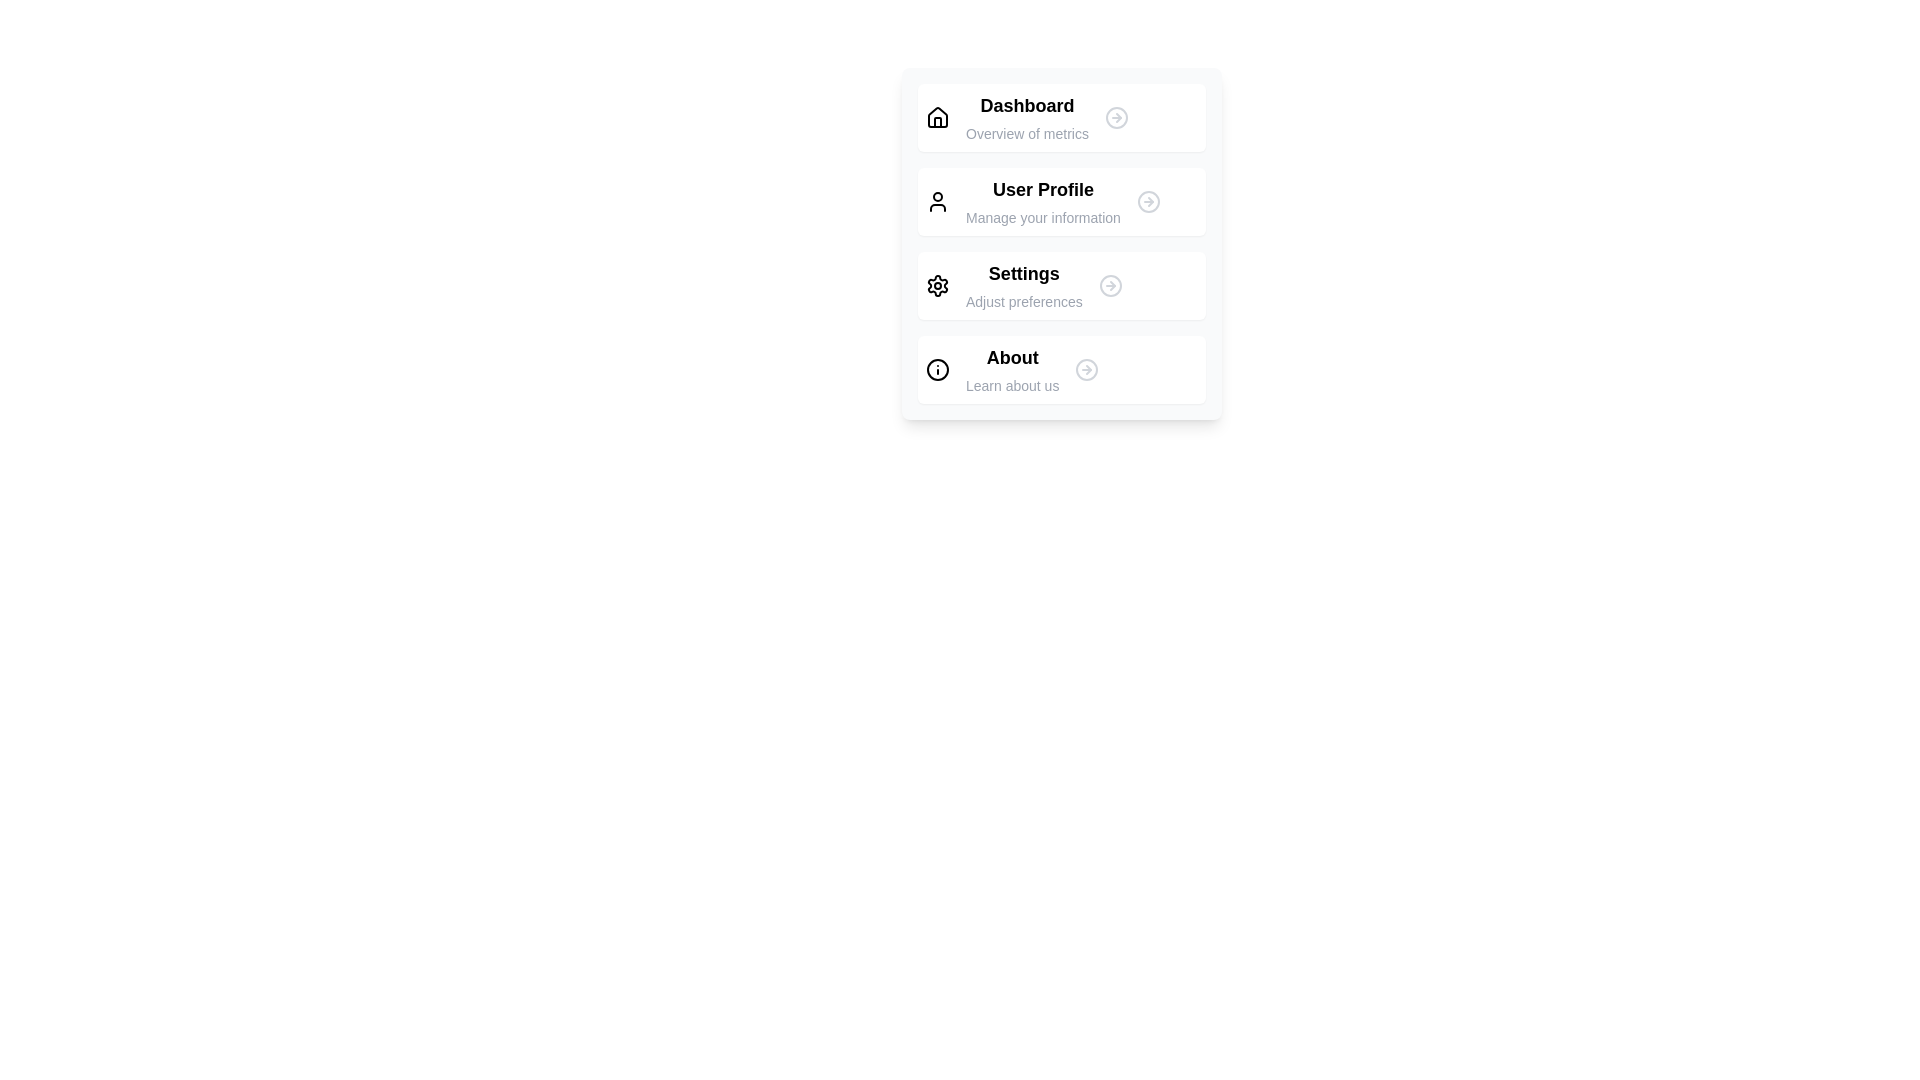  Describe the element at coordinates (1060, 285) in the screenshot. I see `the settings navigation button located below 'User Profile' and above 'About Learn about us'` at that location.